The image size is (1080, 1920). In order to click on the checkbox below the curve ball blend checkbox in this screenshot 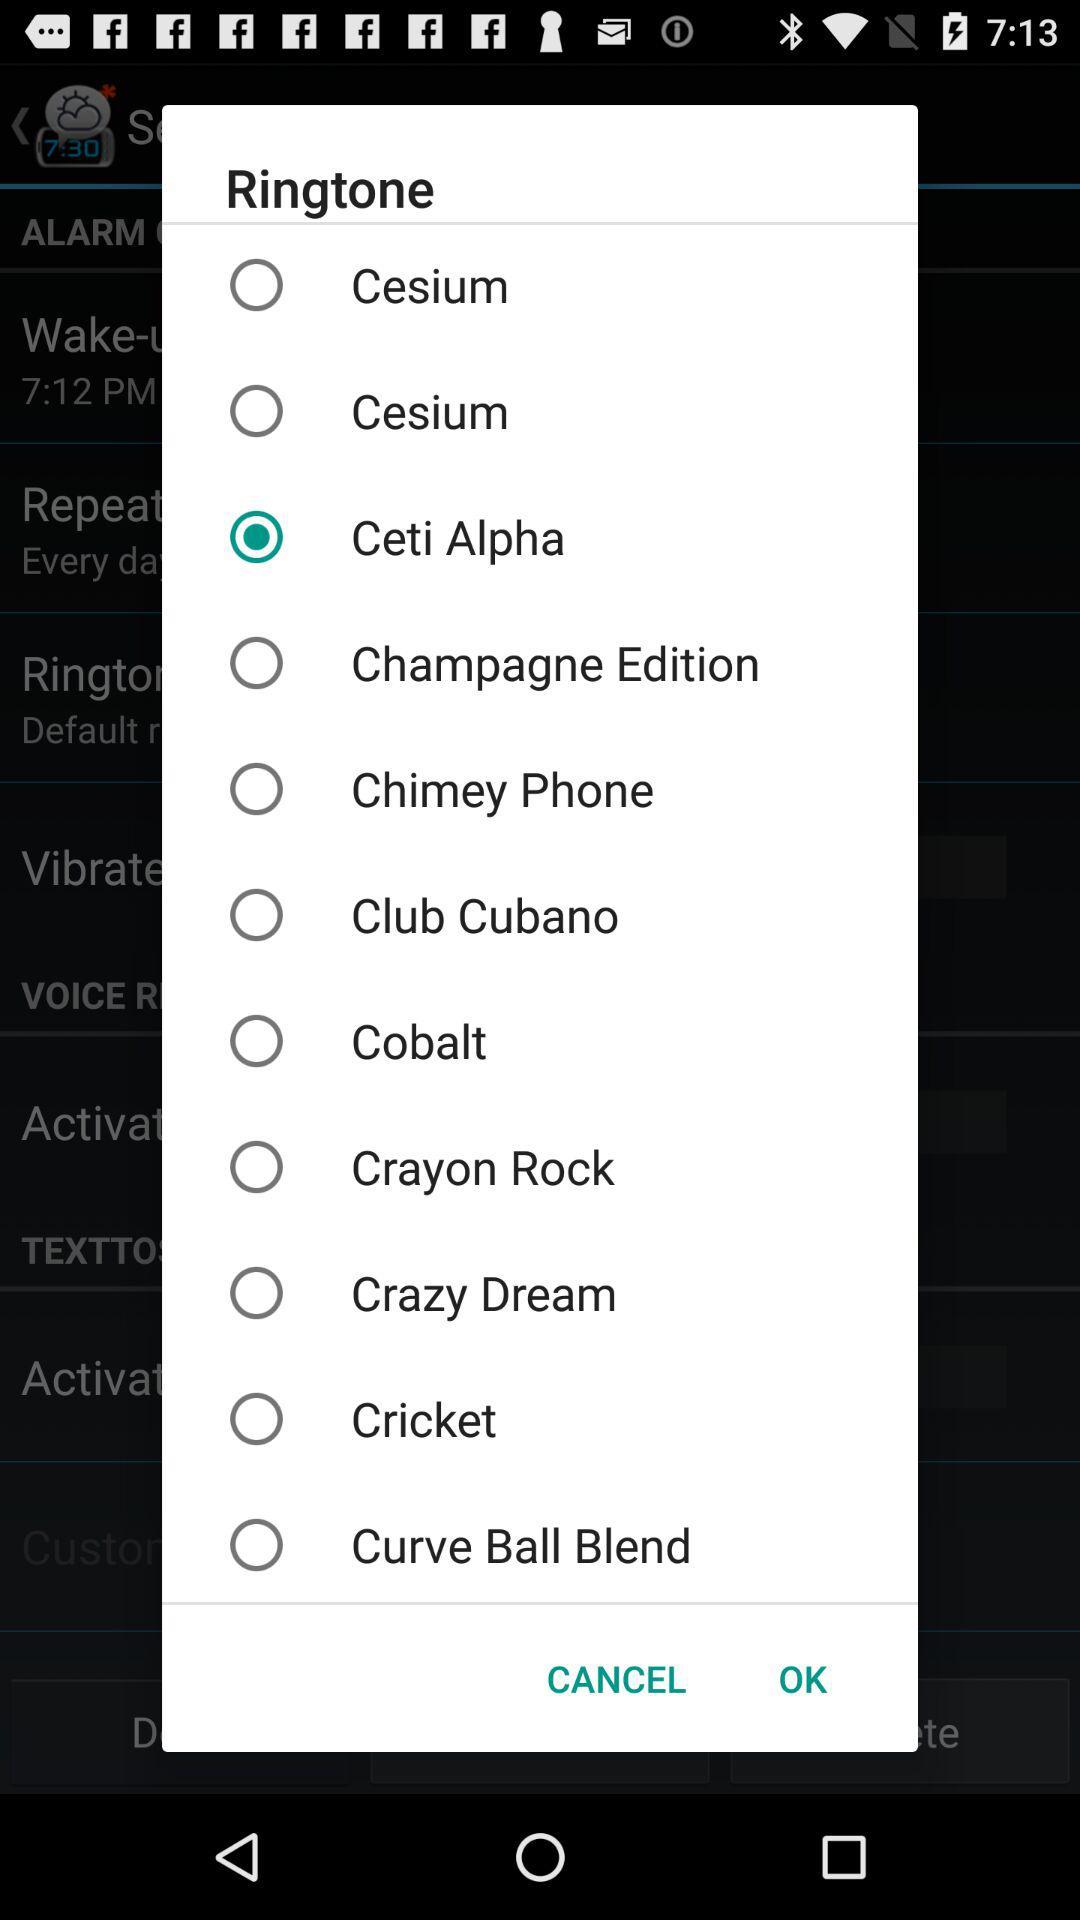, I will do `click(615, 1678)`.